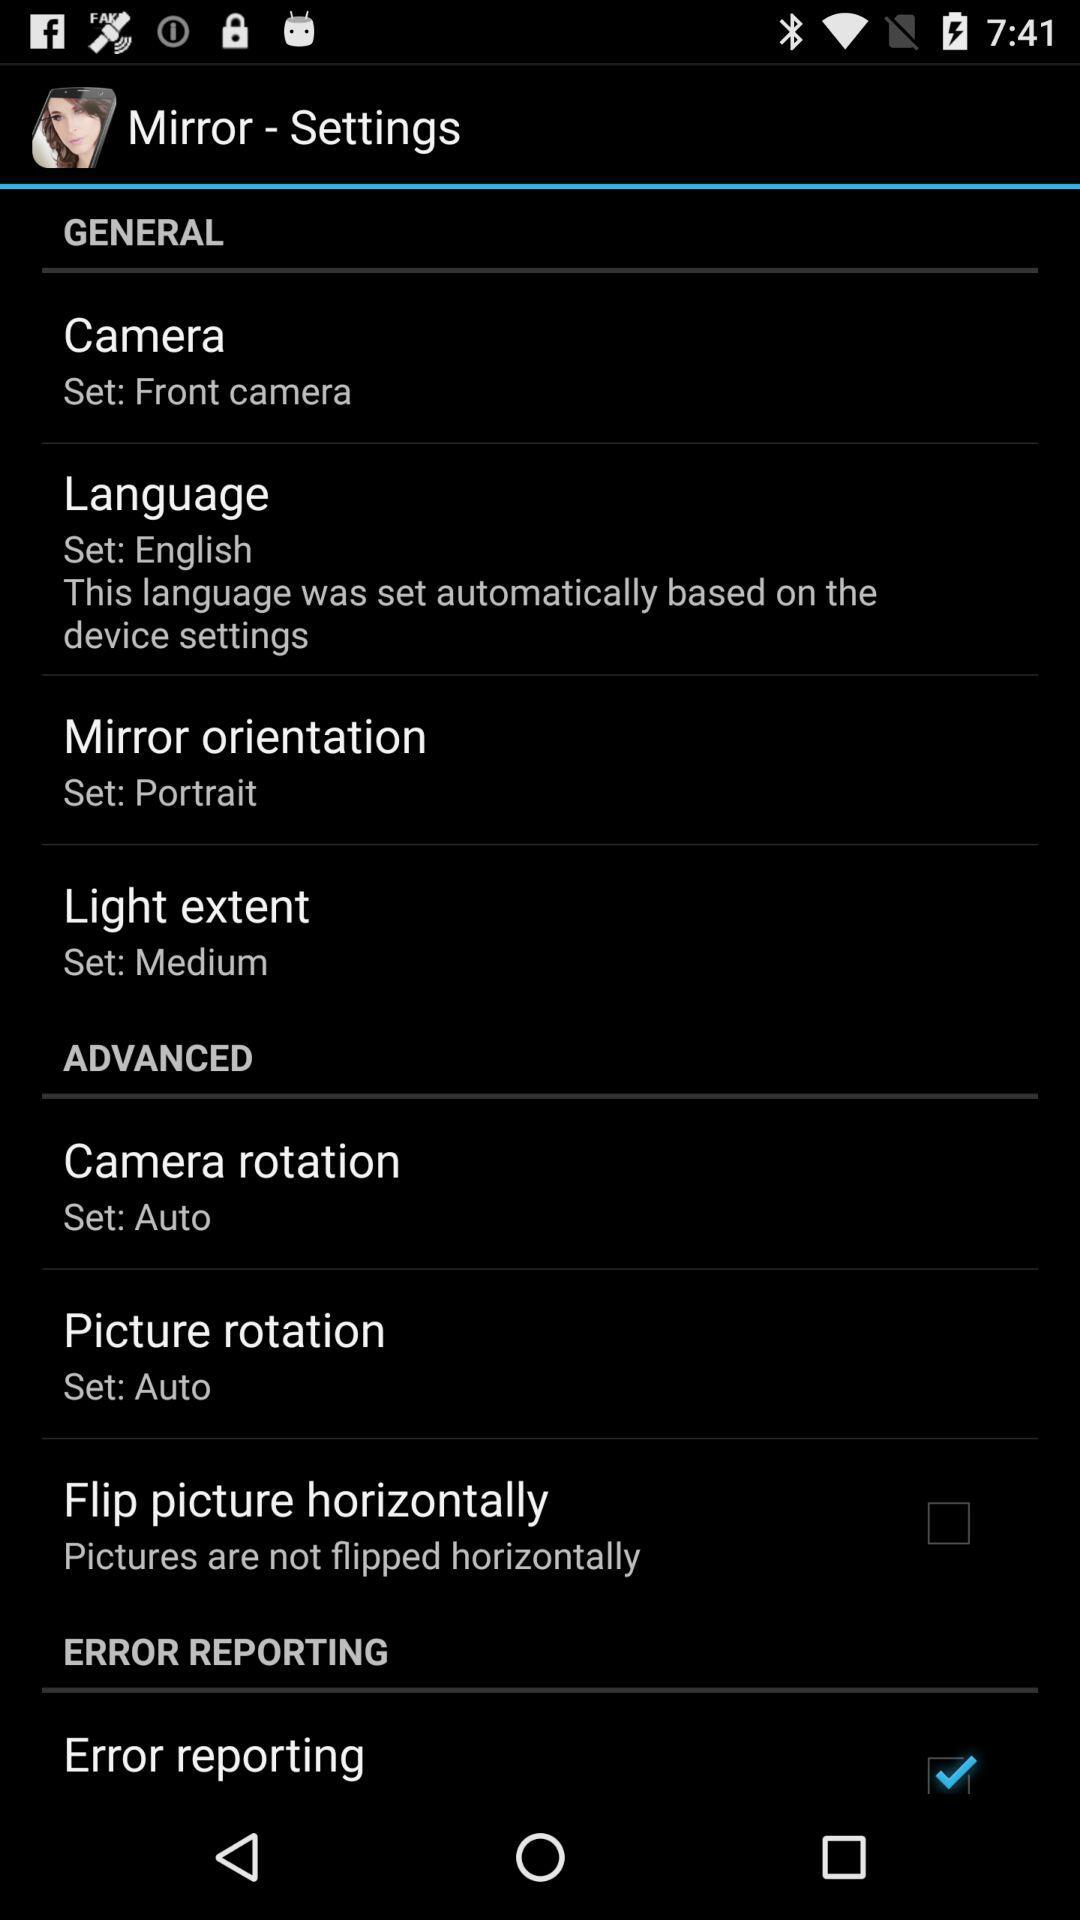  I want to click on the app above the pictures are not item, so click(305, 1498).